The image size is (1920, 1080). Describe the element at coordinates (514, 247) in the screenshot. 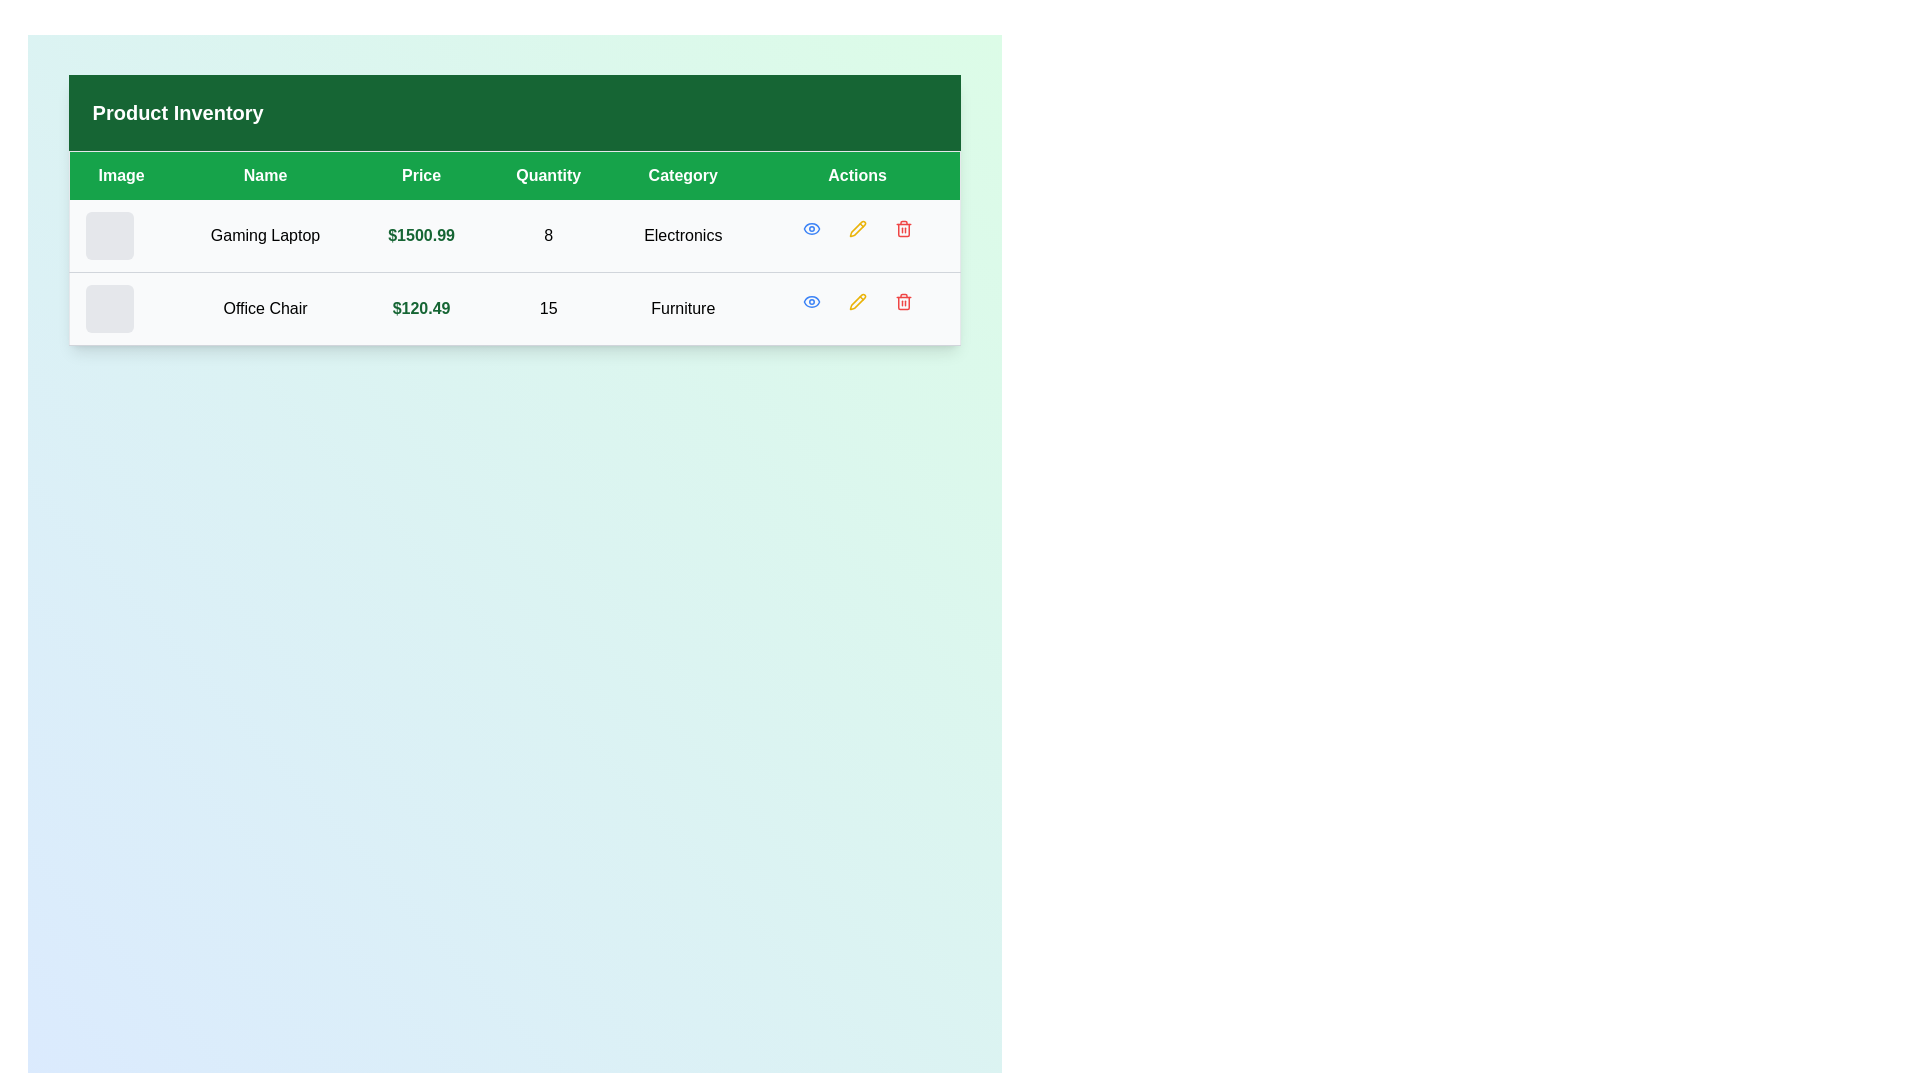

I see `items in the product inventory table by clicking on the checkmarks provided in the rows` at that location.